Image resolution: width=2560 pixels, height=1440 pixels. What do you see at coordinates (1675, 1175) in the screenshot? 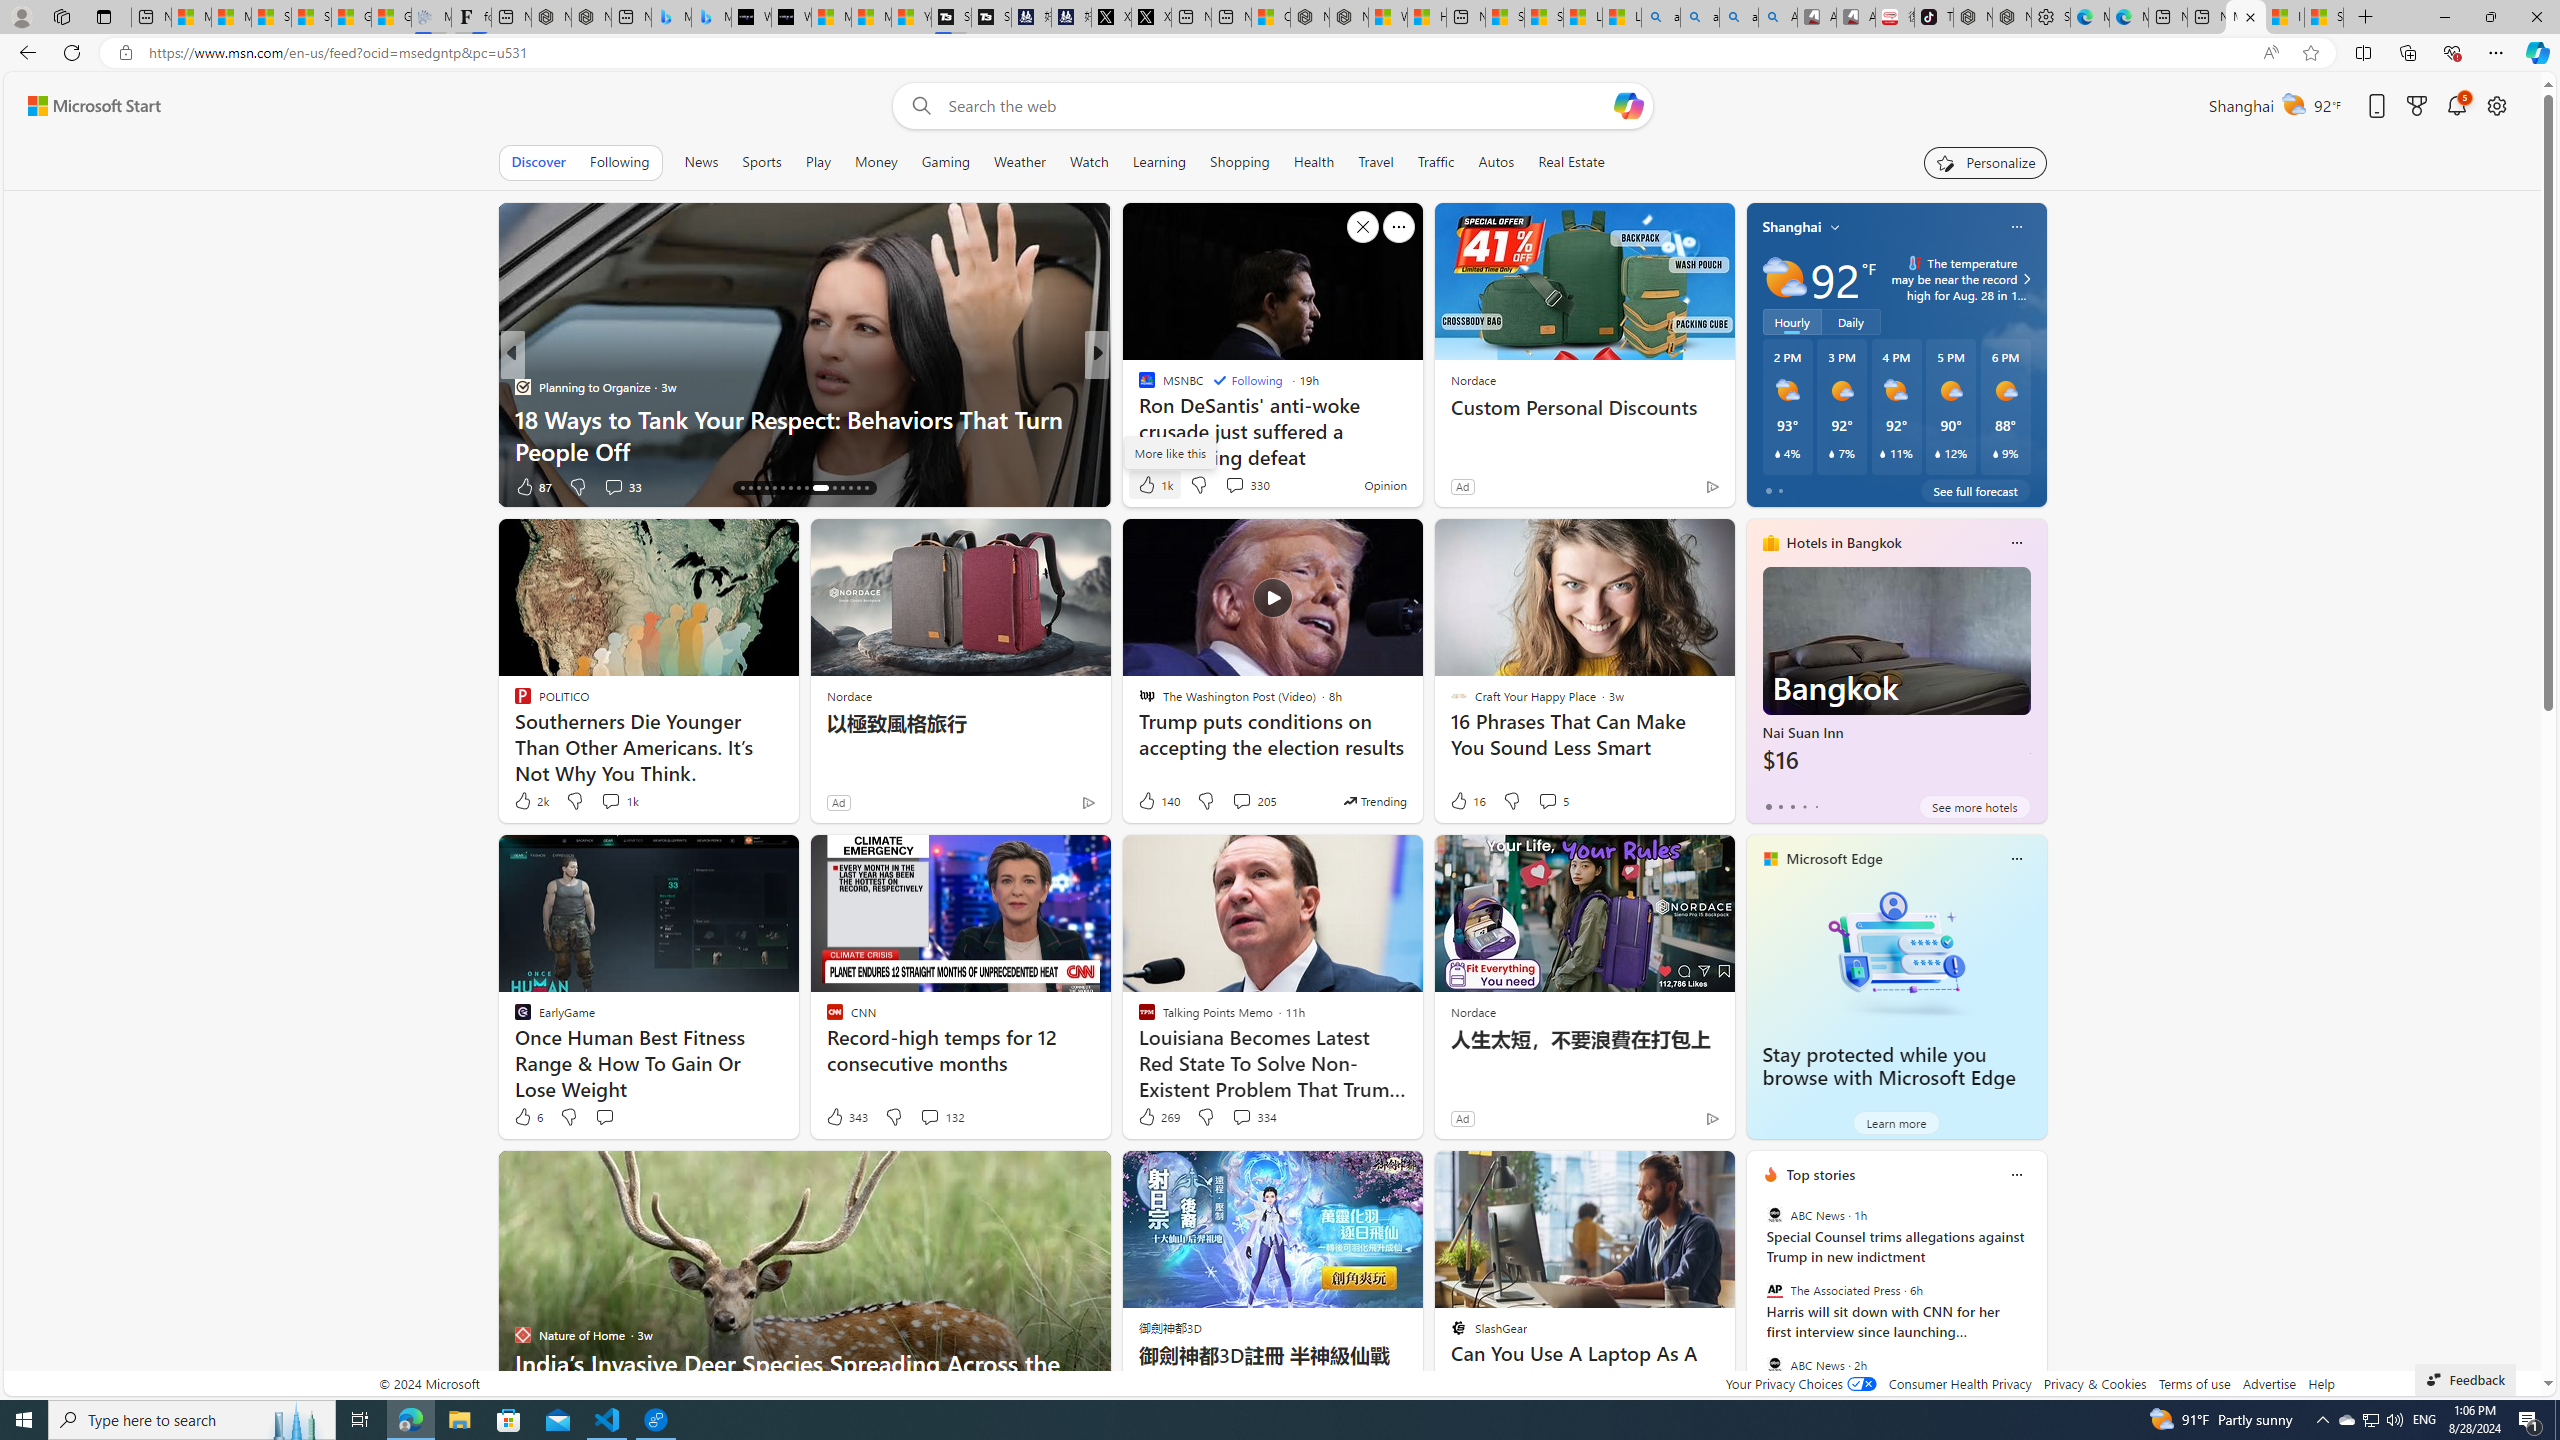
I see `'Hide this story'` at bounding box center [1675, 1175].